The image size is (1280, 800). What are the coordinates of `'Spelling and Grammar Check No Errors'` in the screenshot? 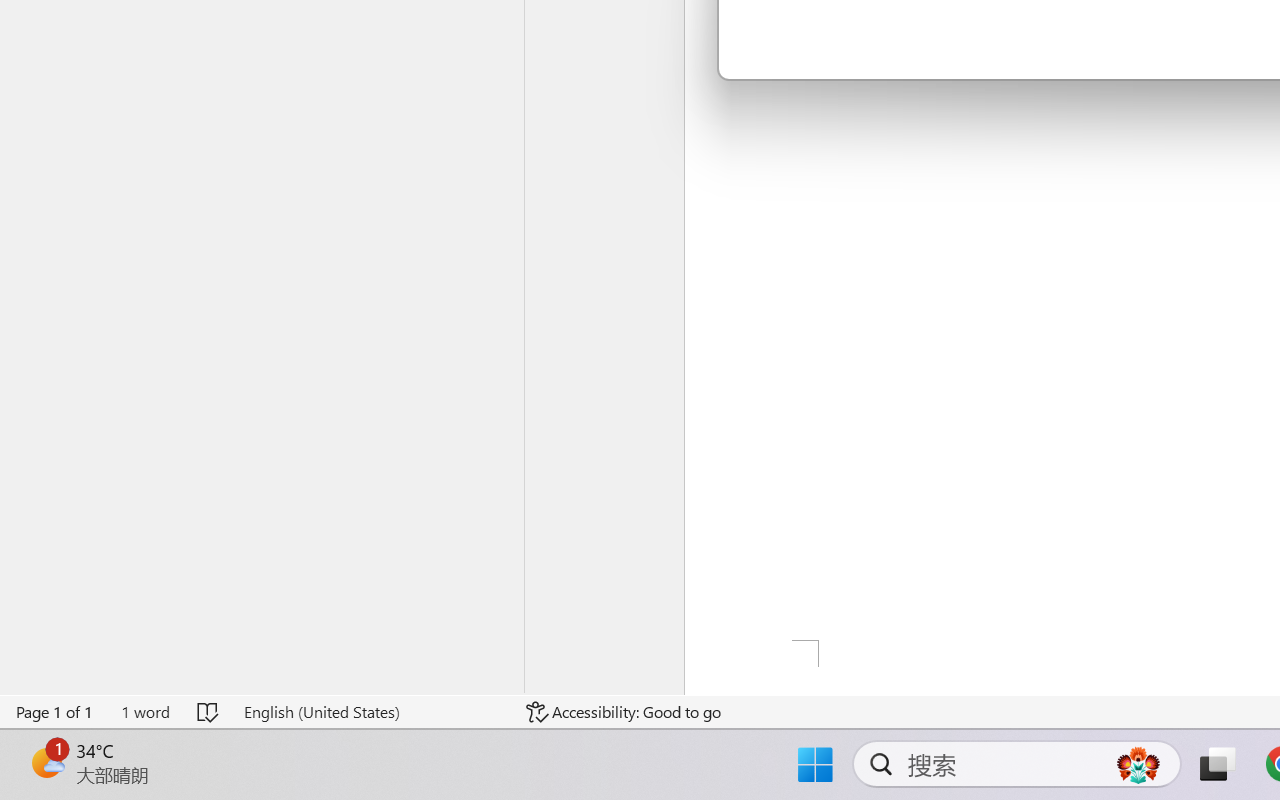 It's located at (209, 711).